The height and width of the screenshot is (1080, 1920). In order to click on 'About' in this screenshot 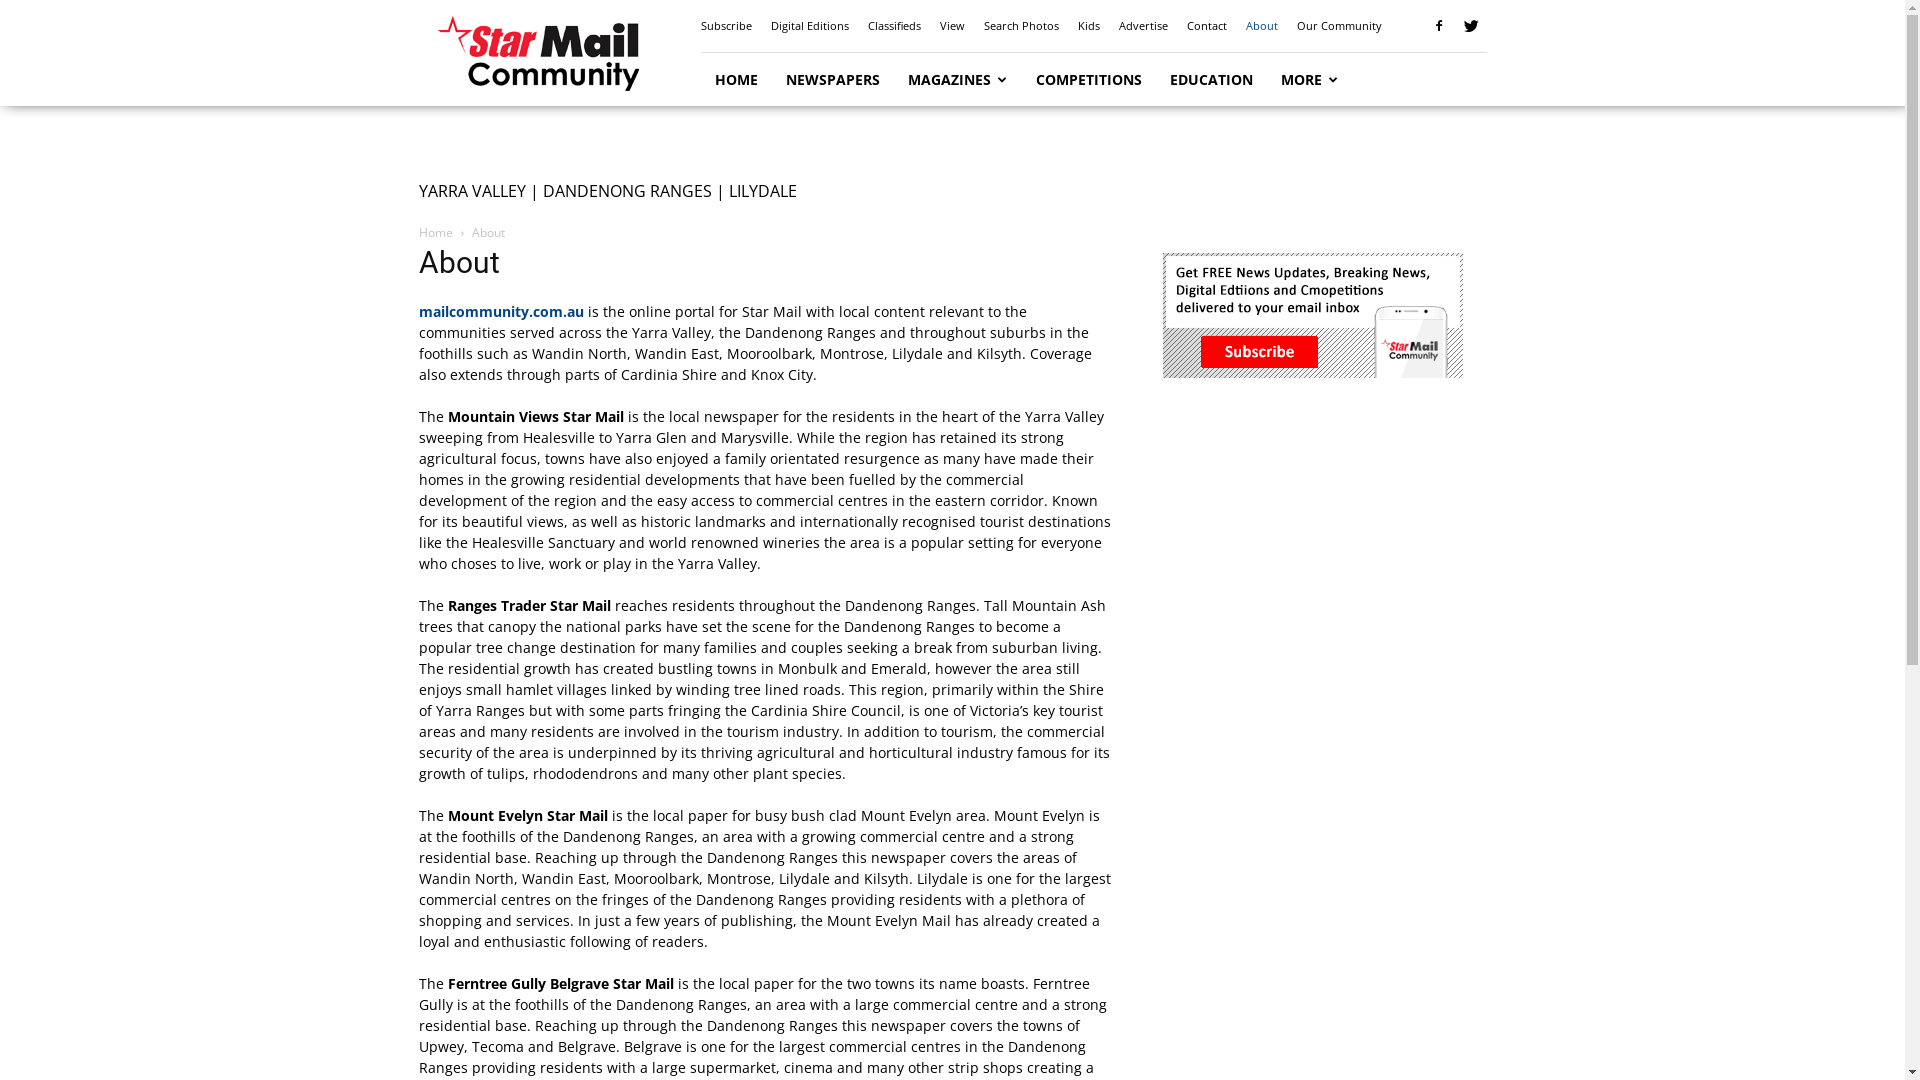, I will do `click(1261, 25)`.